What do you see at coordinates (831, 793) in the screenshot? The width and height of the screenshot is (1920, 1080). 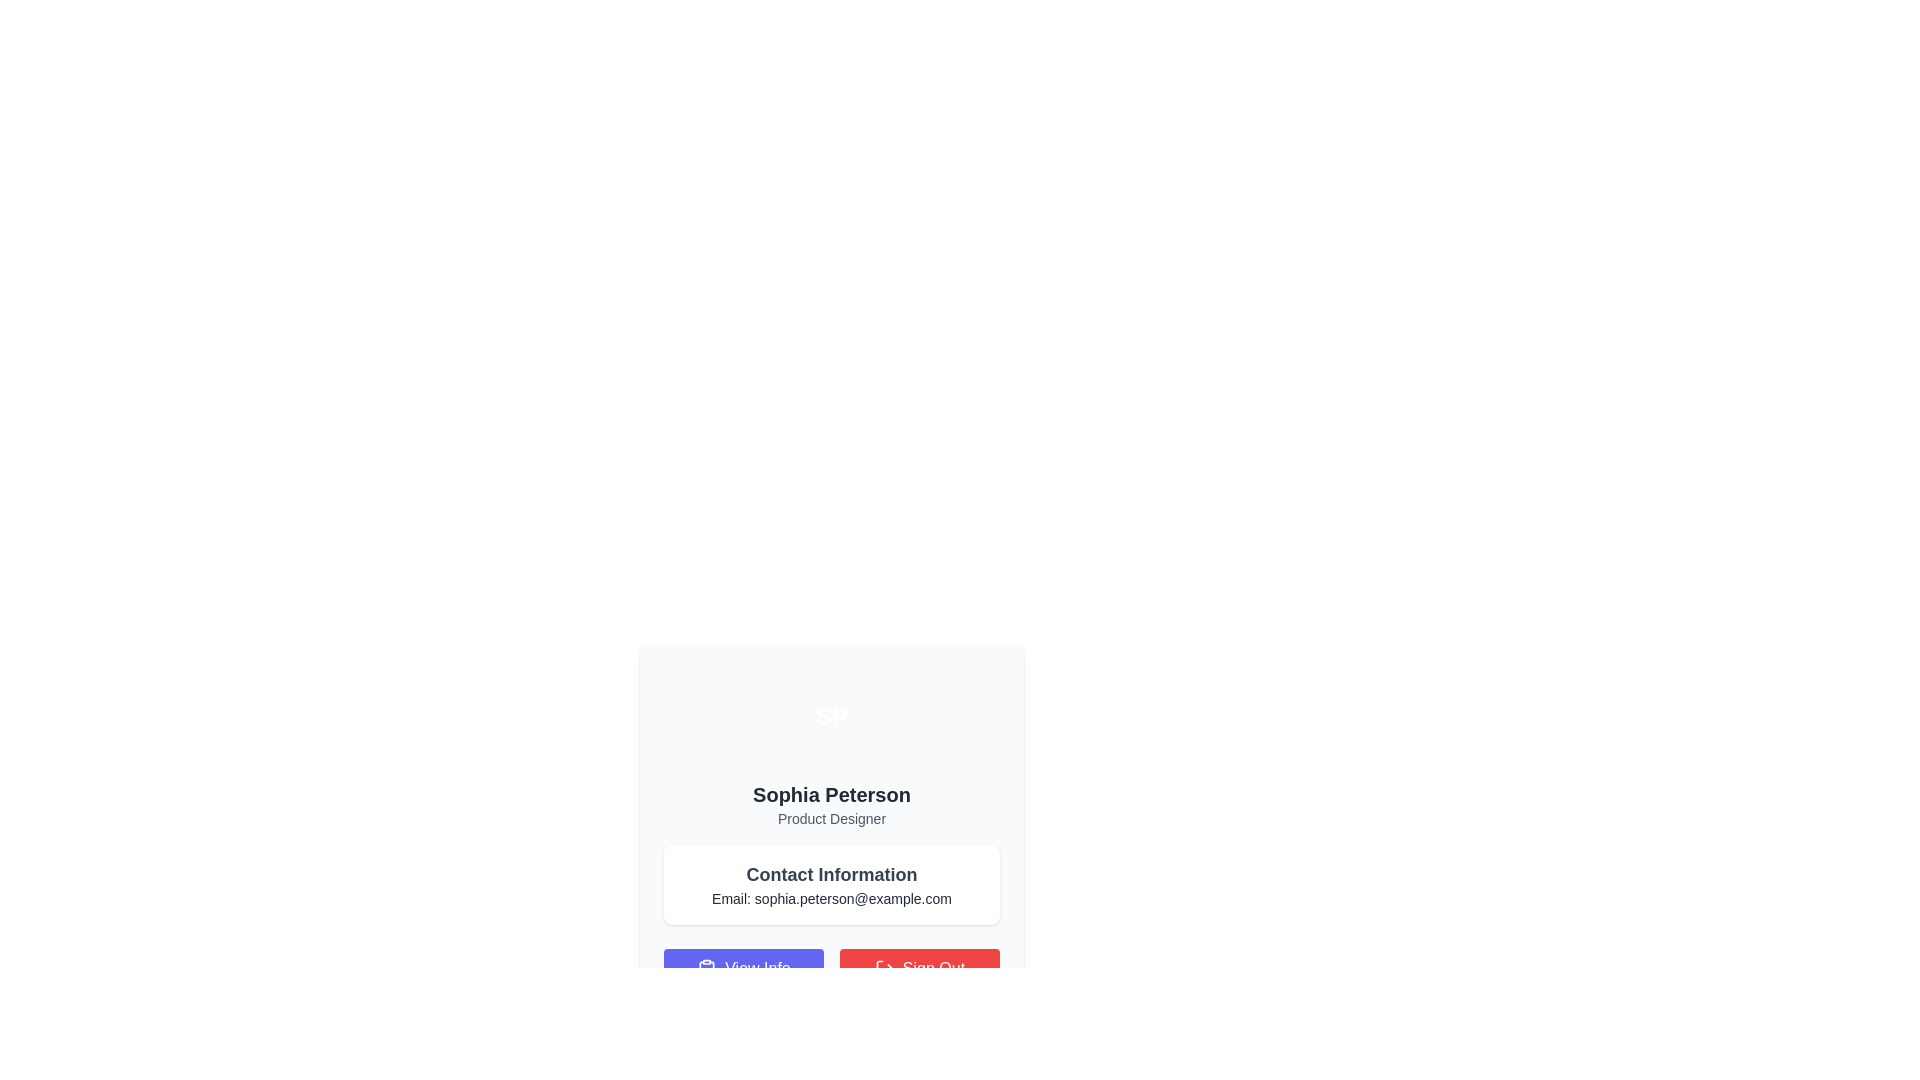 I see `the text display element showing the name 'Sophia Peterson', which is bold, extra-large, and dark gray, located within the user profile card, directly below the avatar labeled 'SP' and above the role designation 'Product Designer'` at bounding box center [831, 793].